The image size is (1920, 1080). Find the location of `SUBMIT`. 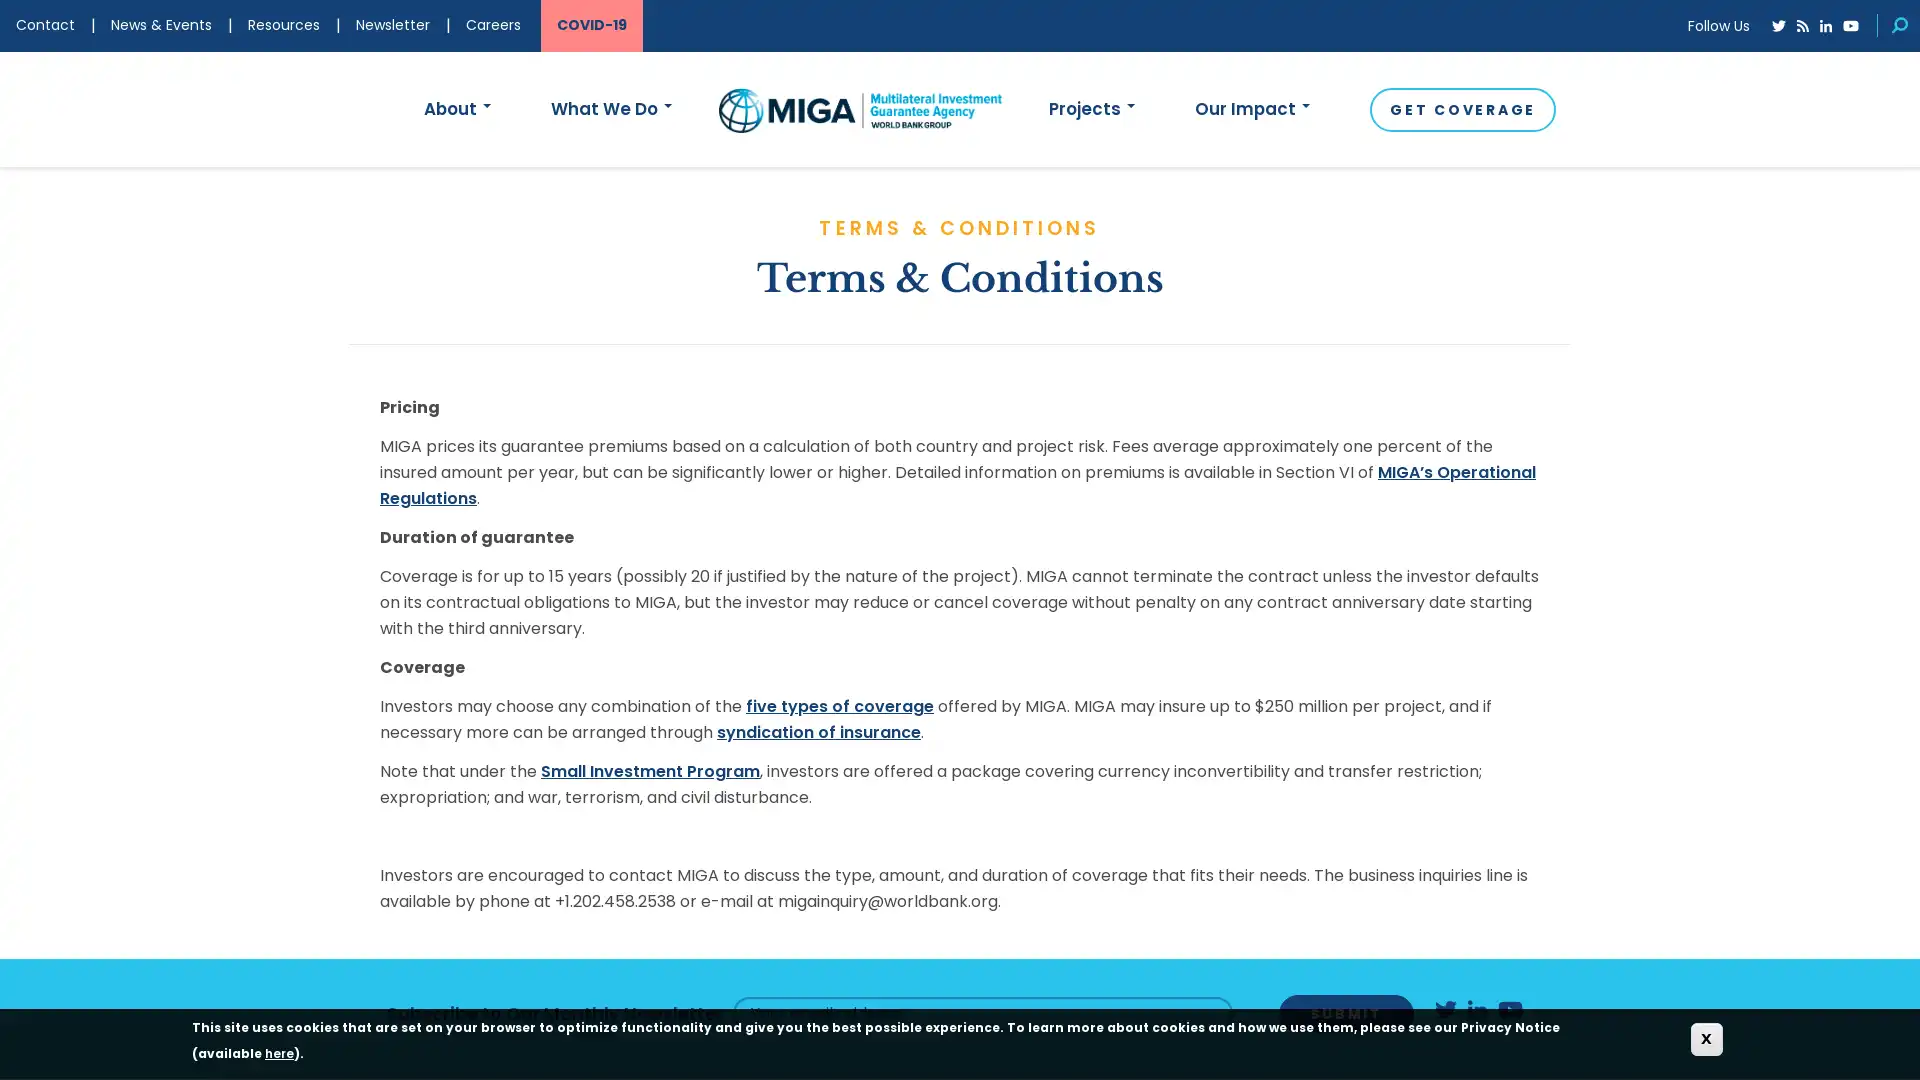

SUBMIT is located at coordinates (1345, 1013).